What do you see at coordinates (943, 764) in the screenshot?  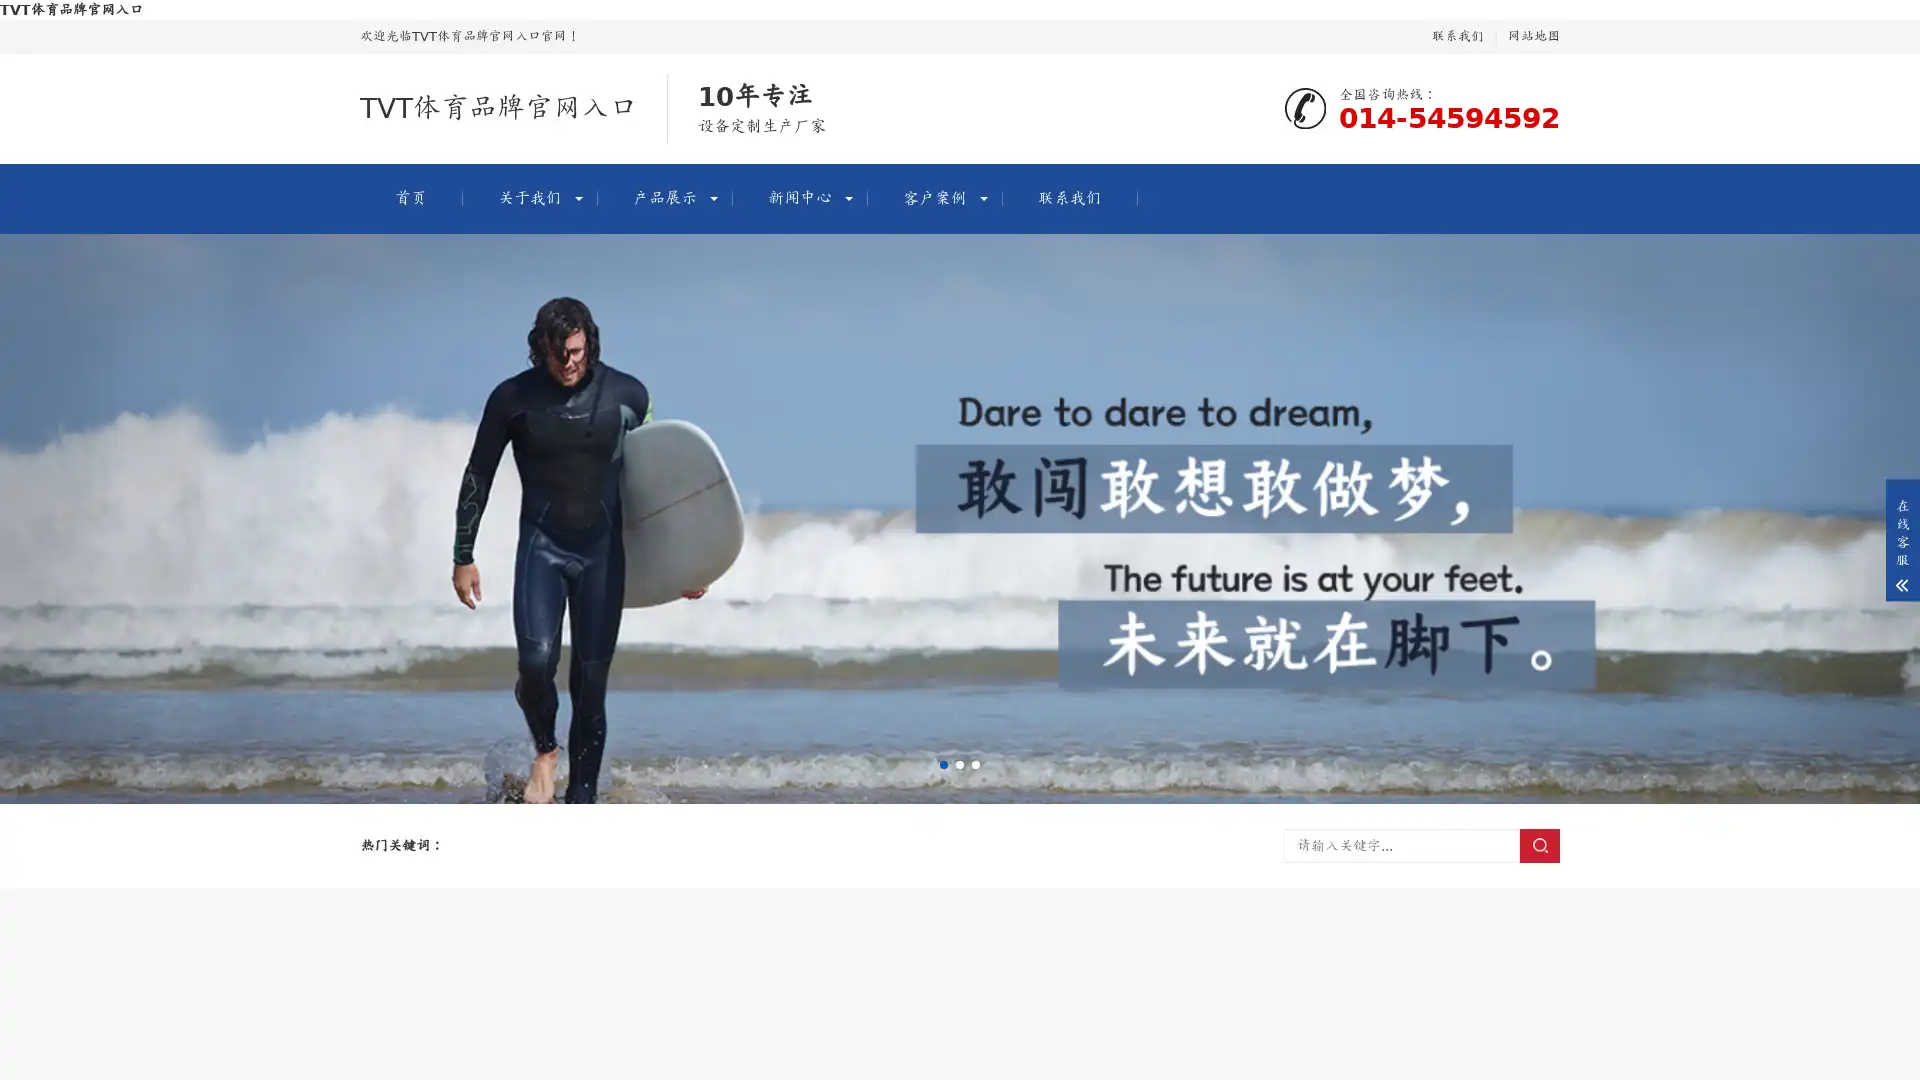 I see `Go to slide 1` at bounding box center [943, 764].